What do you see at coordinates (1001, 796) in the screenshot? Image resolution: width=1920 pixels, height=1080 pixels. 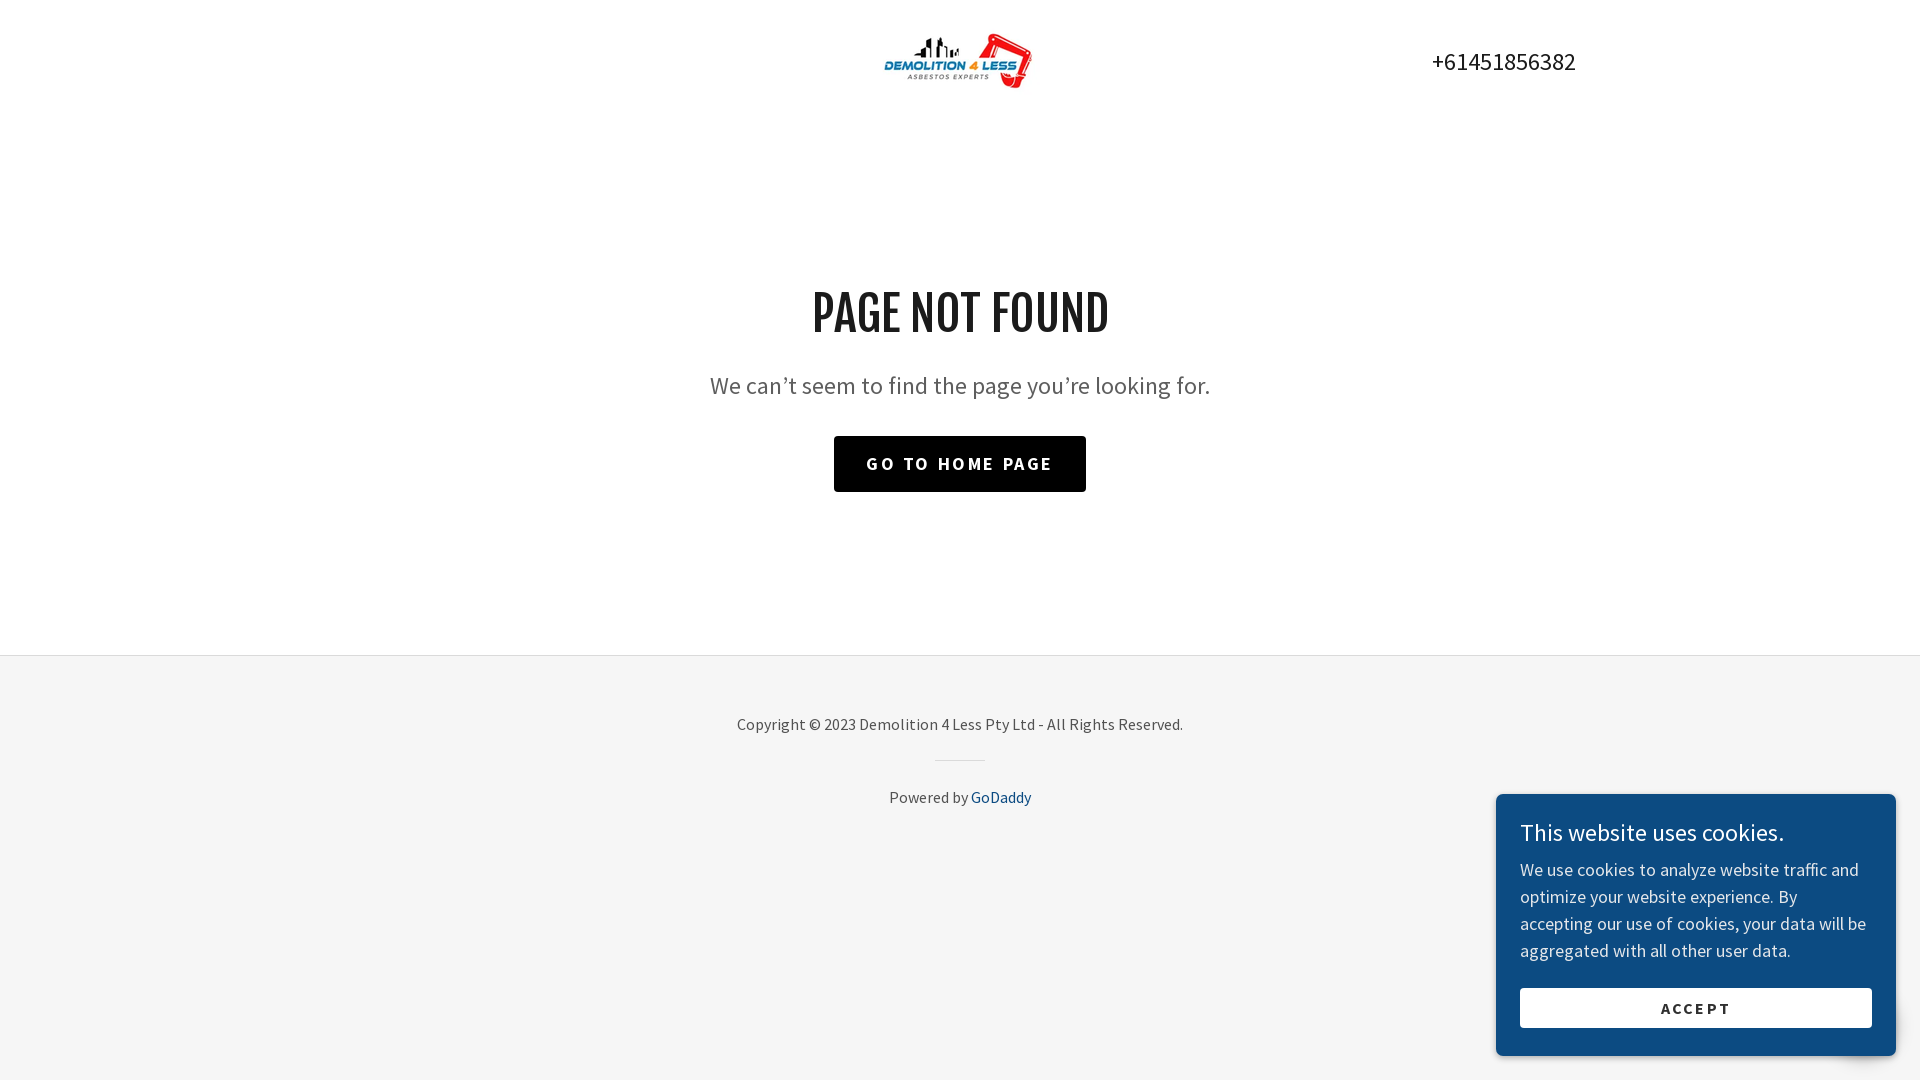 I see `'GoDaddy'` at bounding box center [1001, 796].